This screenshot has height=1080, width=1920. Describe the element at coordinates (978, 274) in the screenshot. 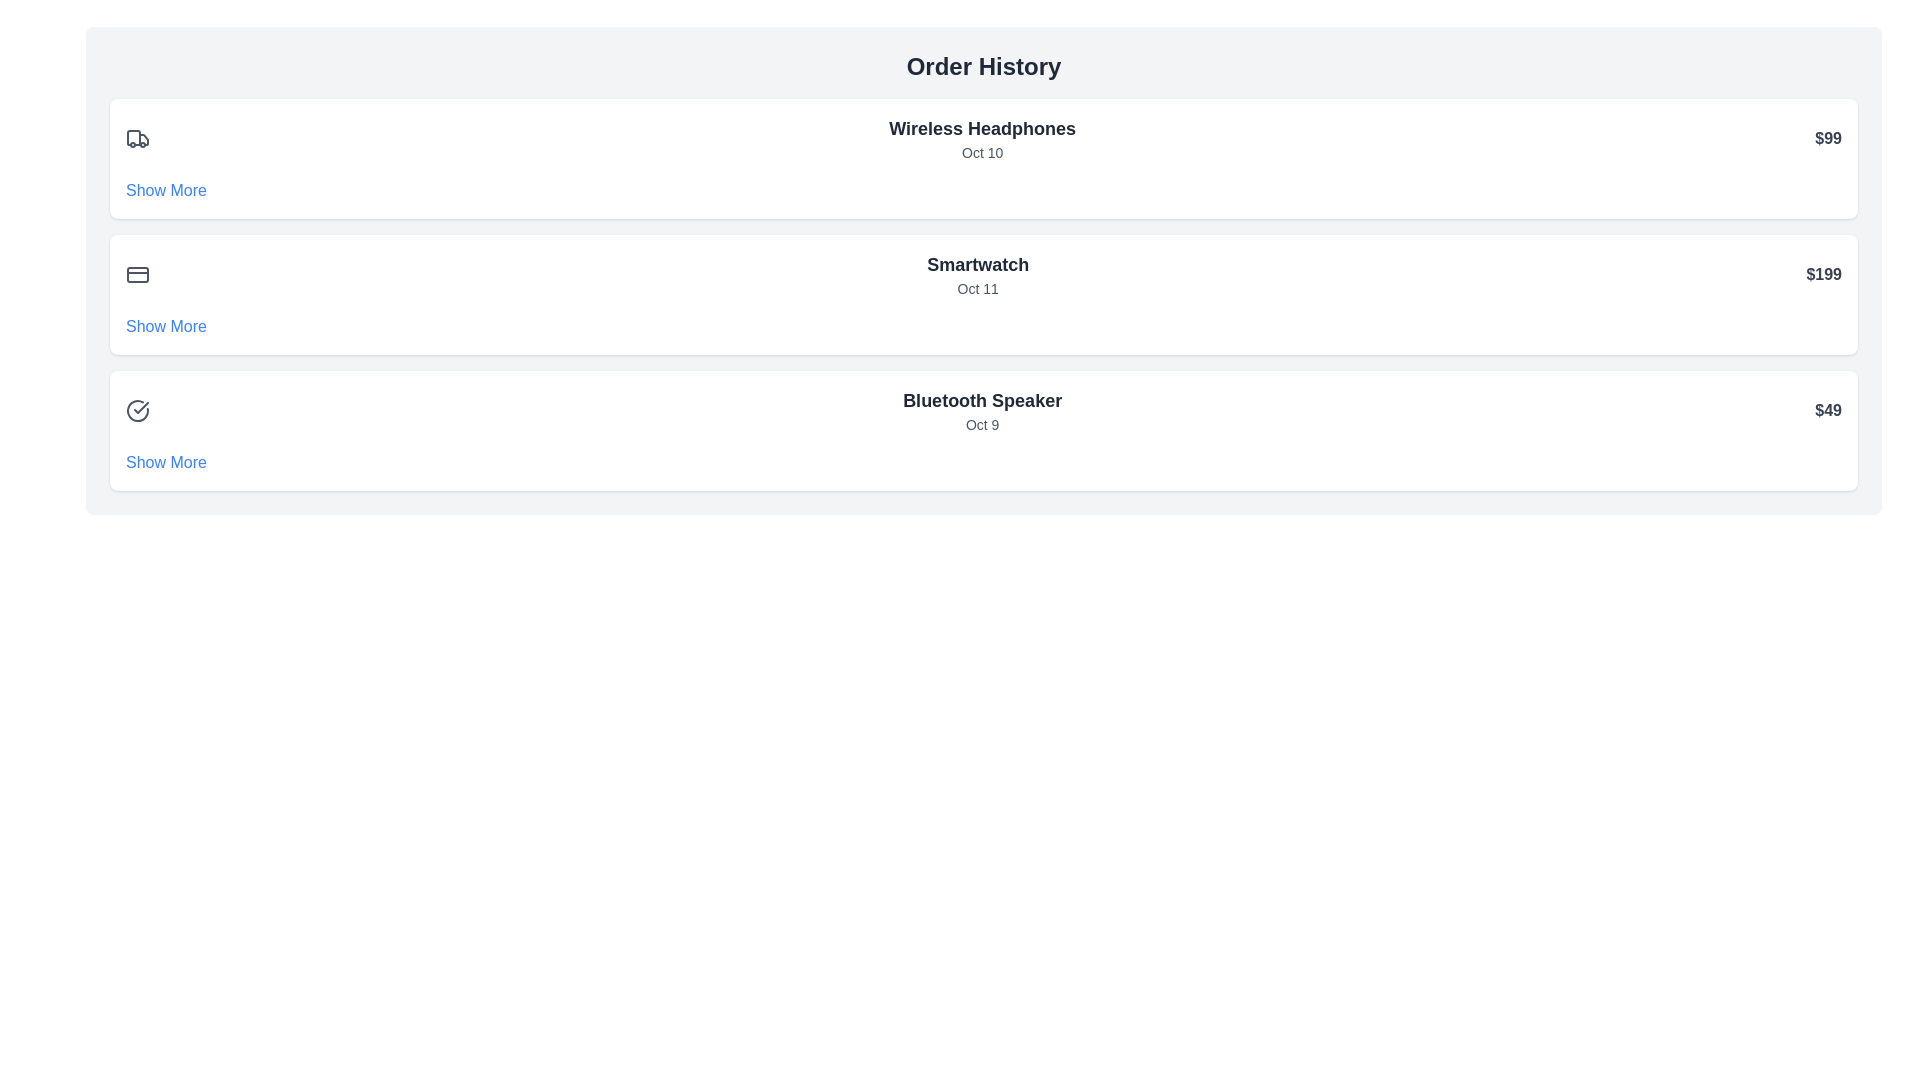

I see `the text label displaying 'Smartwatch' in bold, large font, which is centrally located in the product description section` at that location.